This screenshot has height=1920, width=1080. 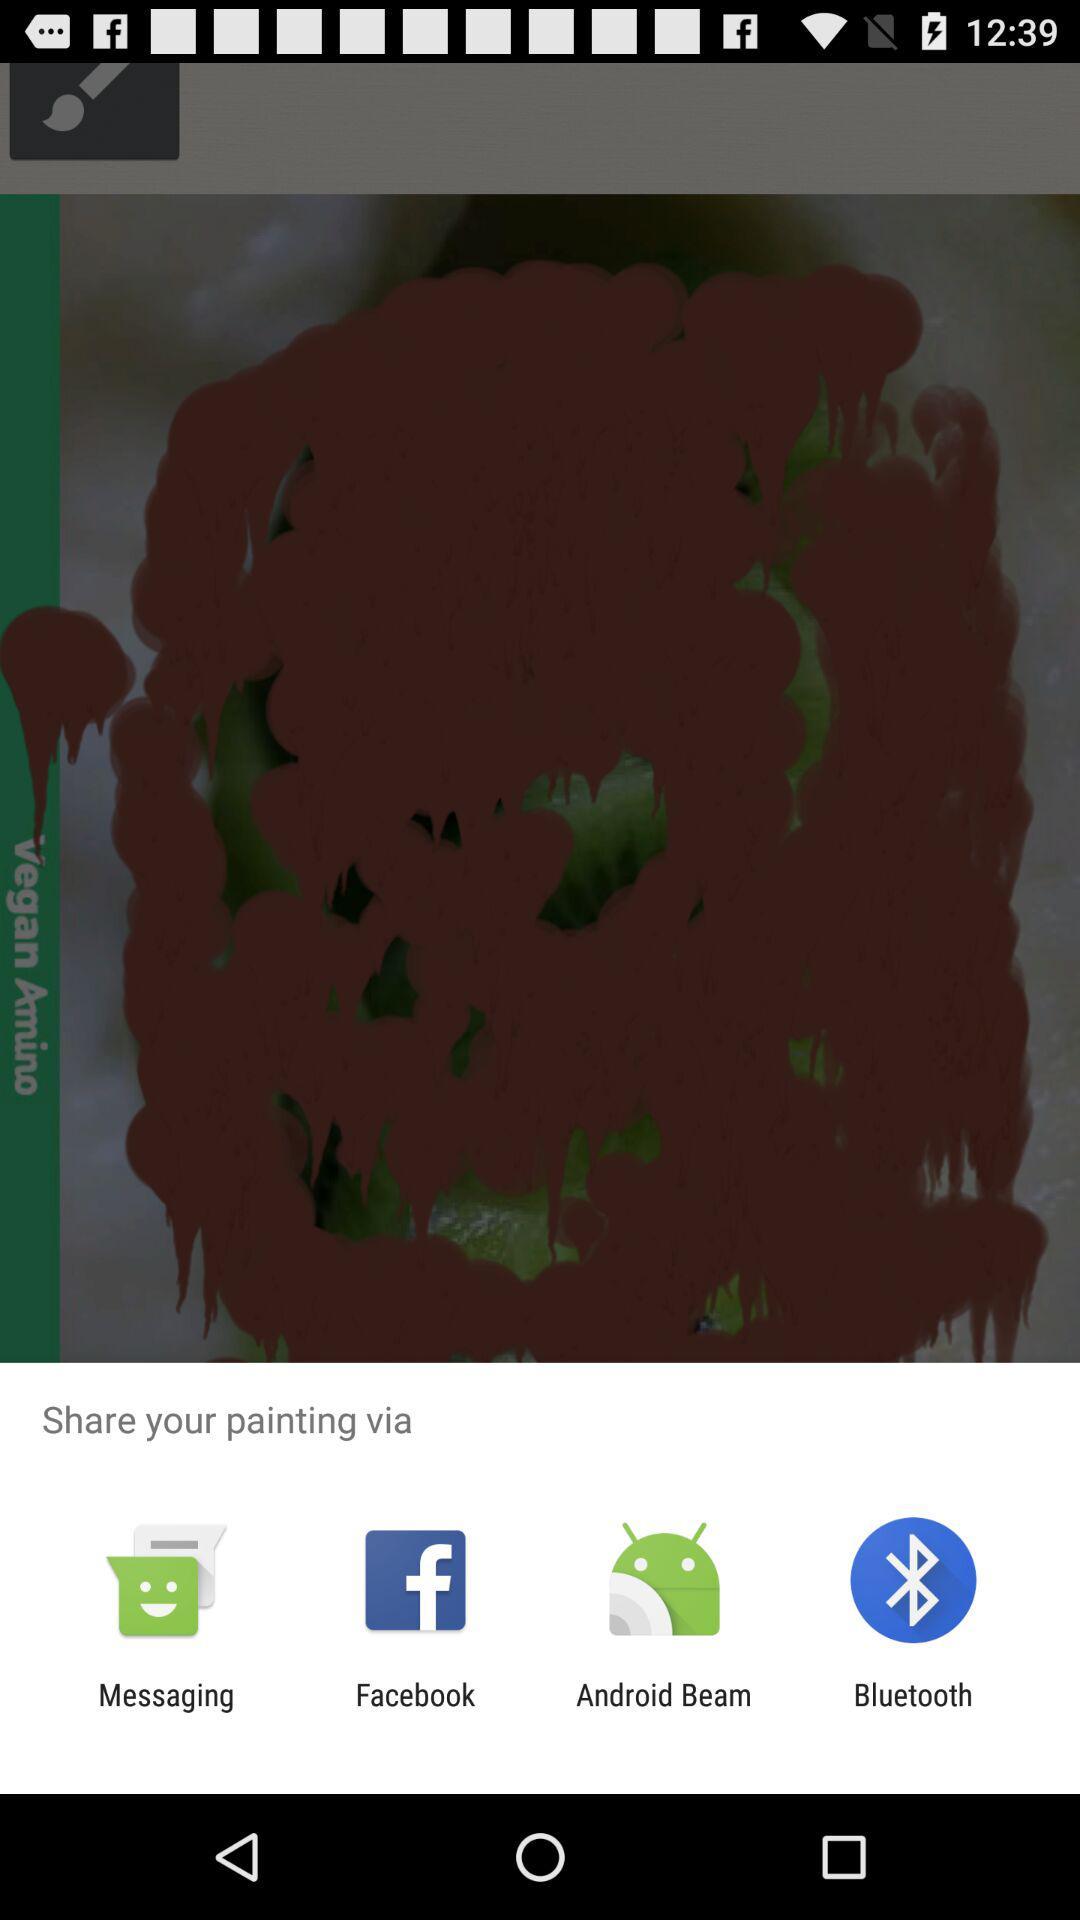 I want to click on the app to the right of android beam icon, so click(x=913, y=1711).